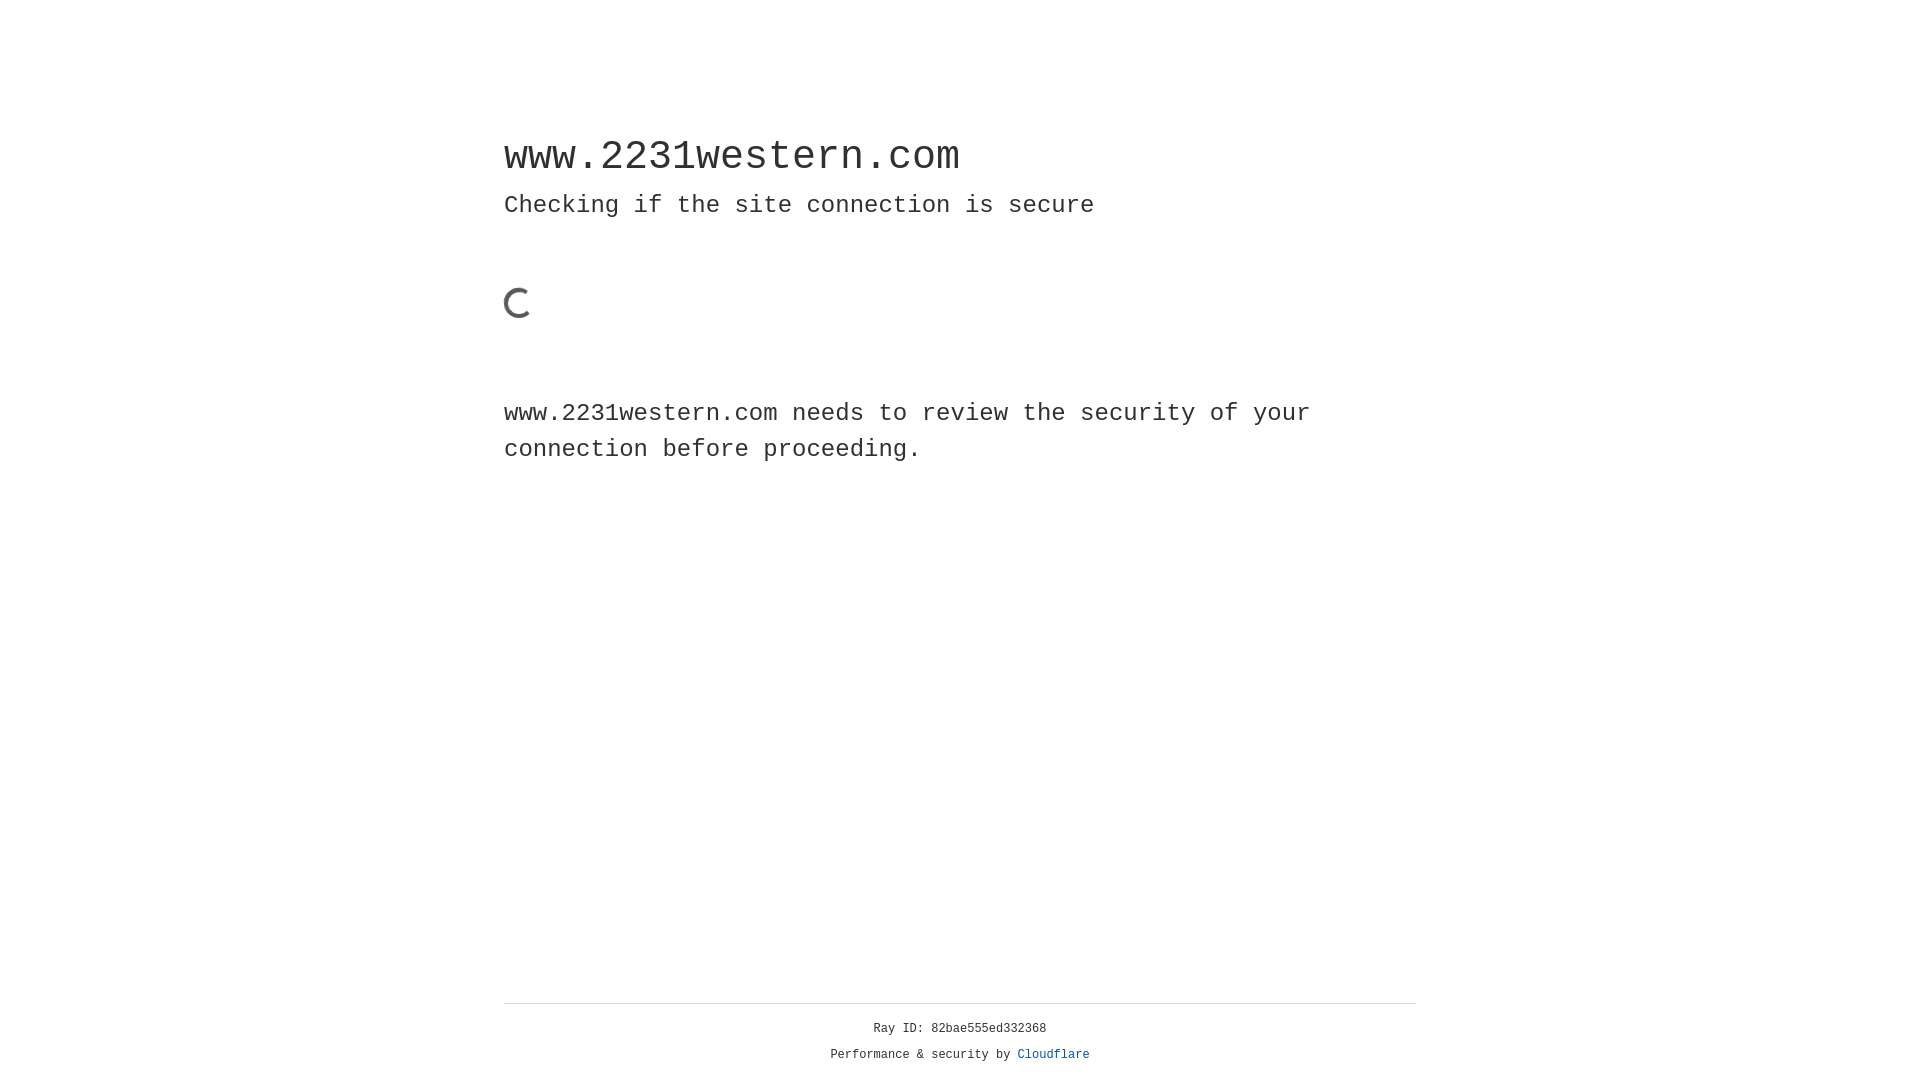  What do you see at coordinates (1053, 1054) in the screenshot?
I see `'Cloudflare'` at bounding box center [1053, 1054].